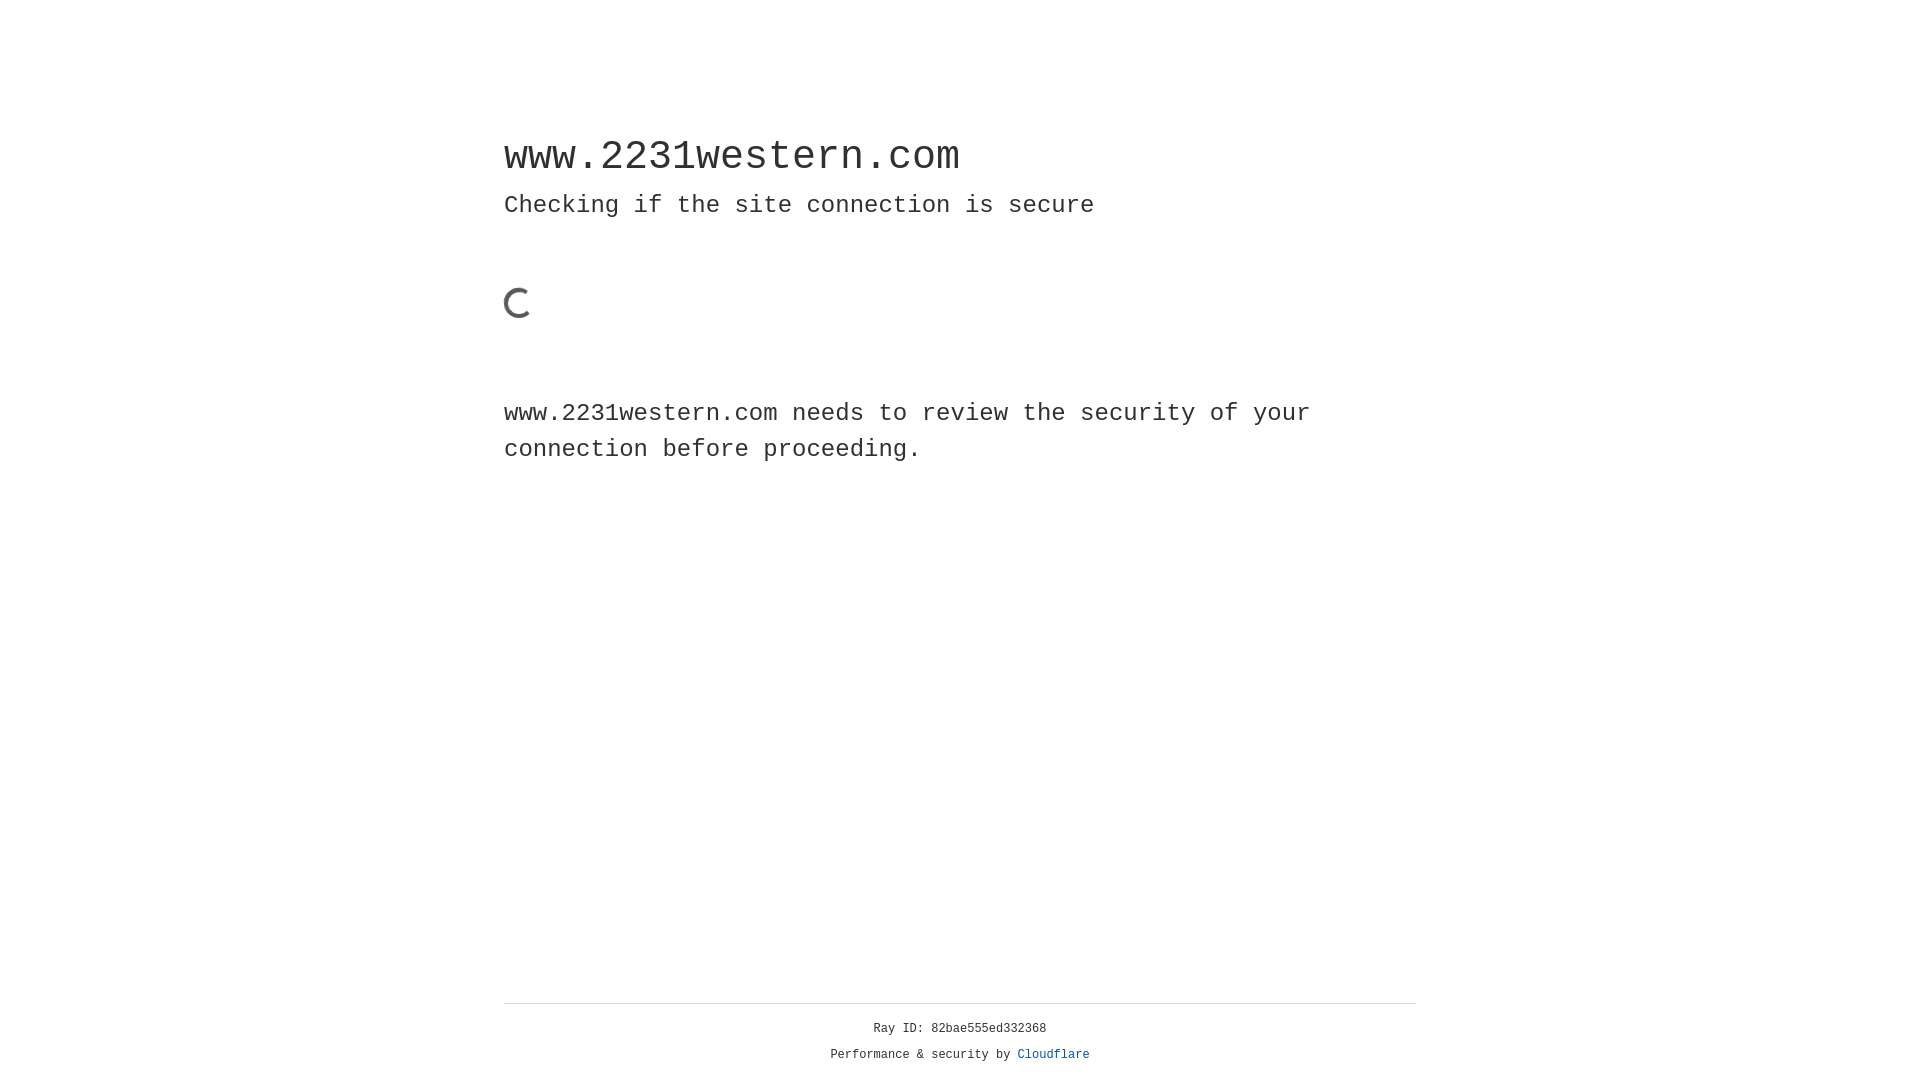  What do you see at coordinates (1053, 1054) in the screenshot?
I see `'Cloudflare'` at bounding box center [1053, 1054].